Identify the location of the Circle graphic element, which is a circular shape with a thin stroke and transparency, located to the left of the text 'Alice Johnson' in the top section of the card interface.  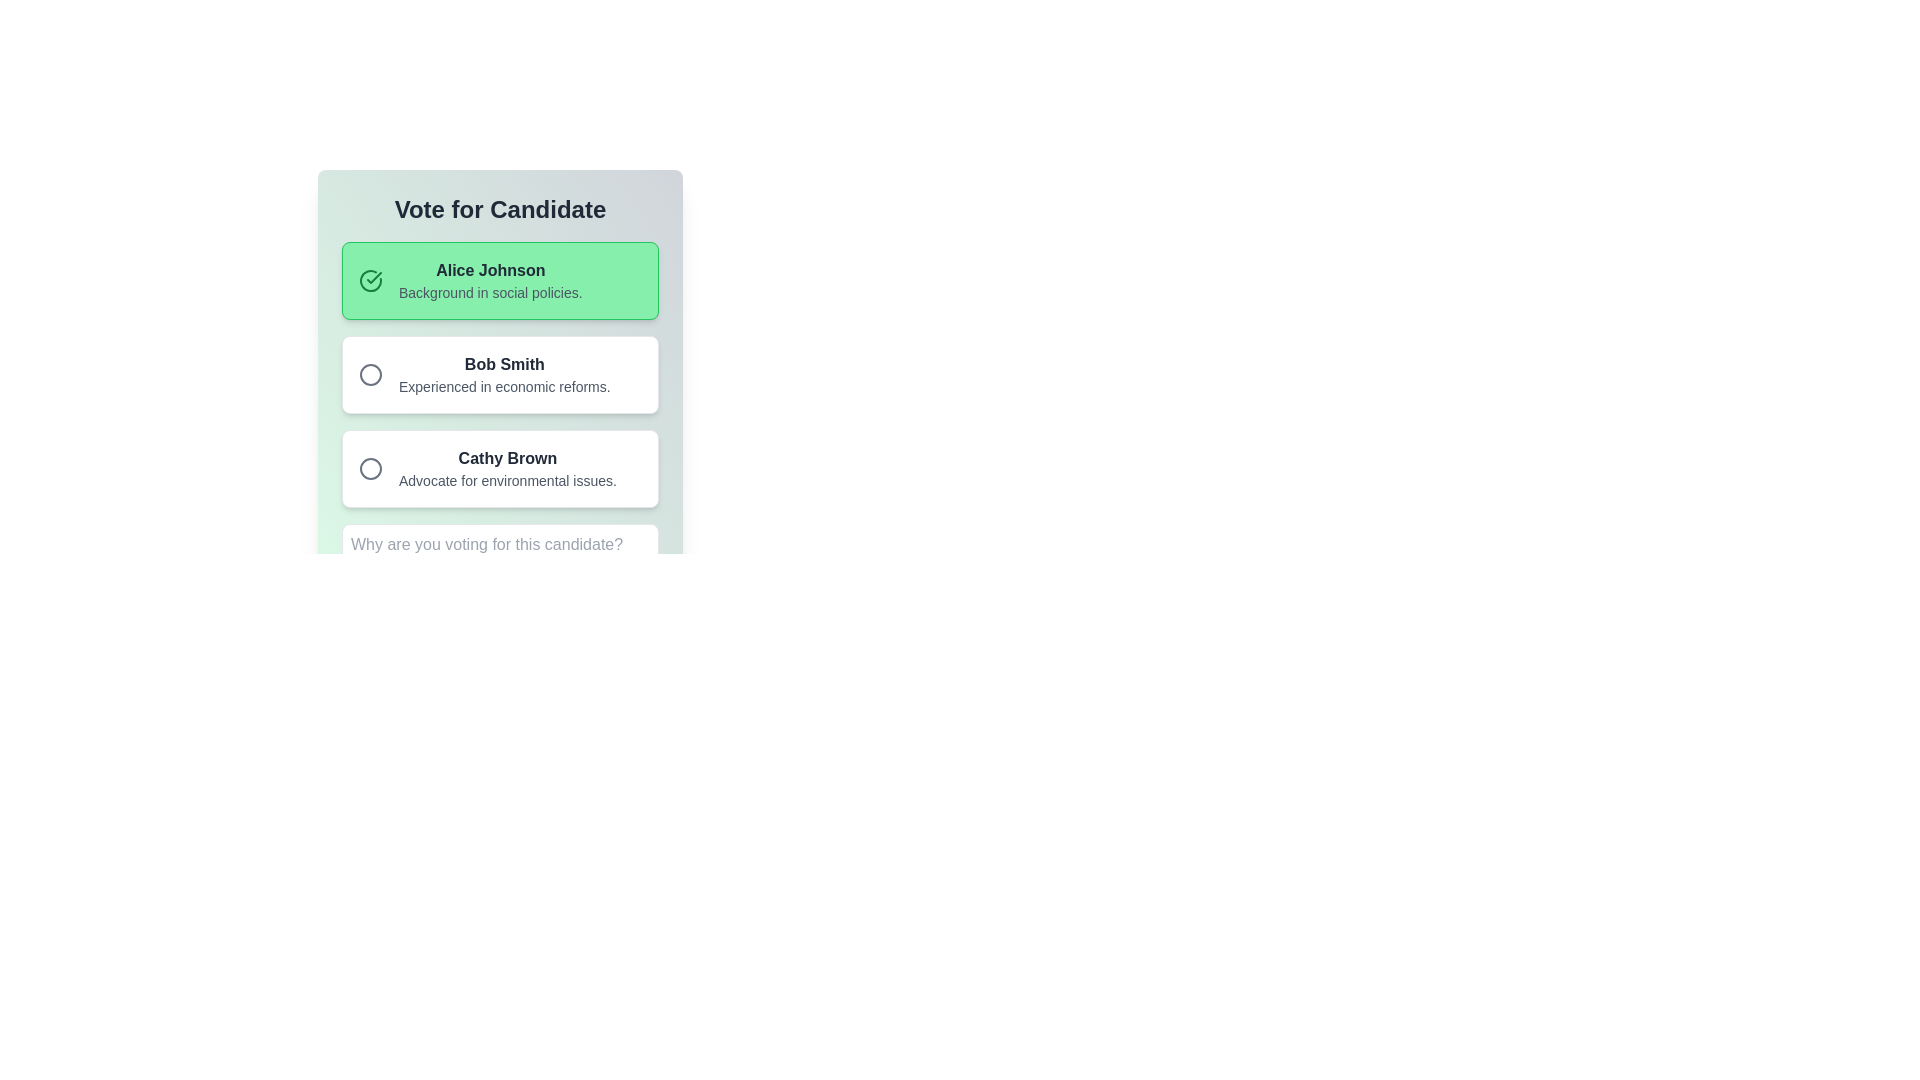
(370, 374).